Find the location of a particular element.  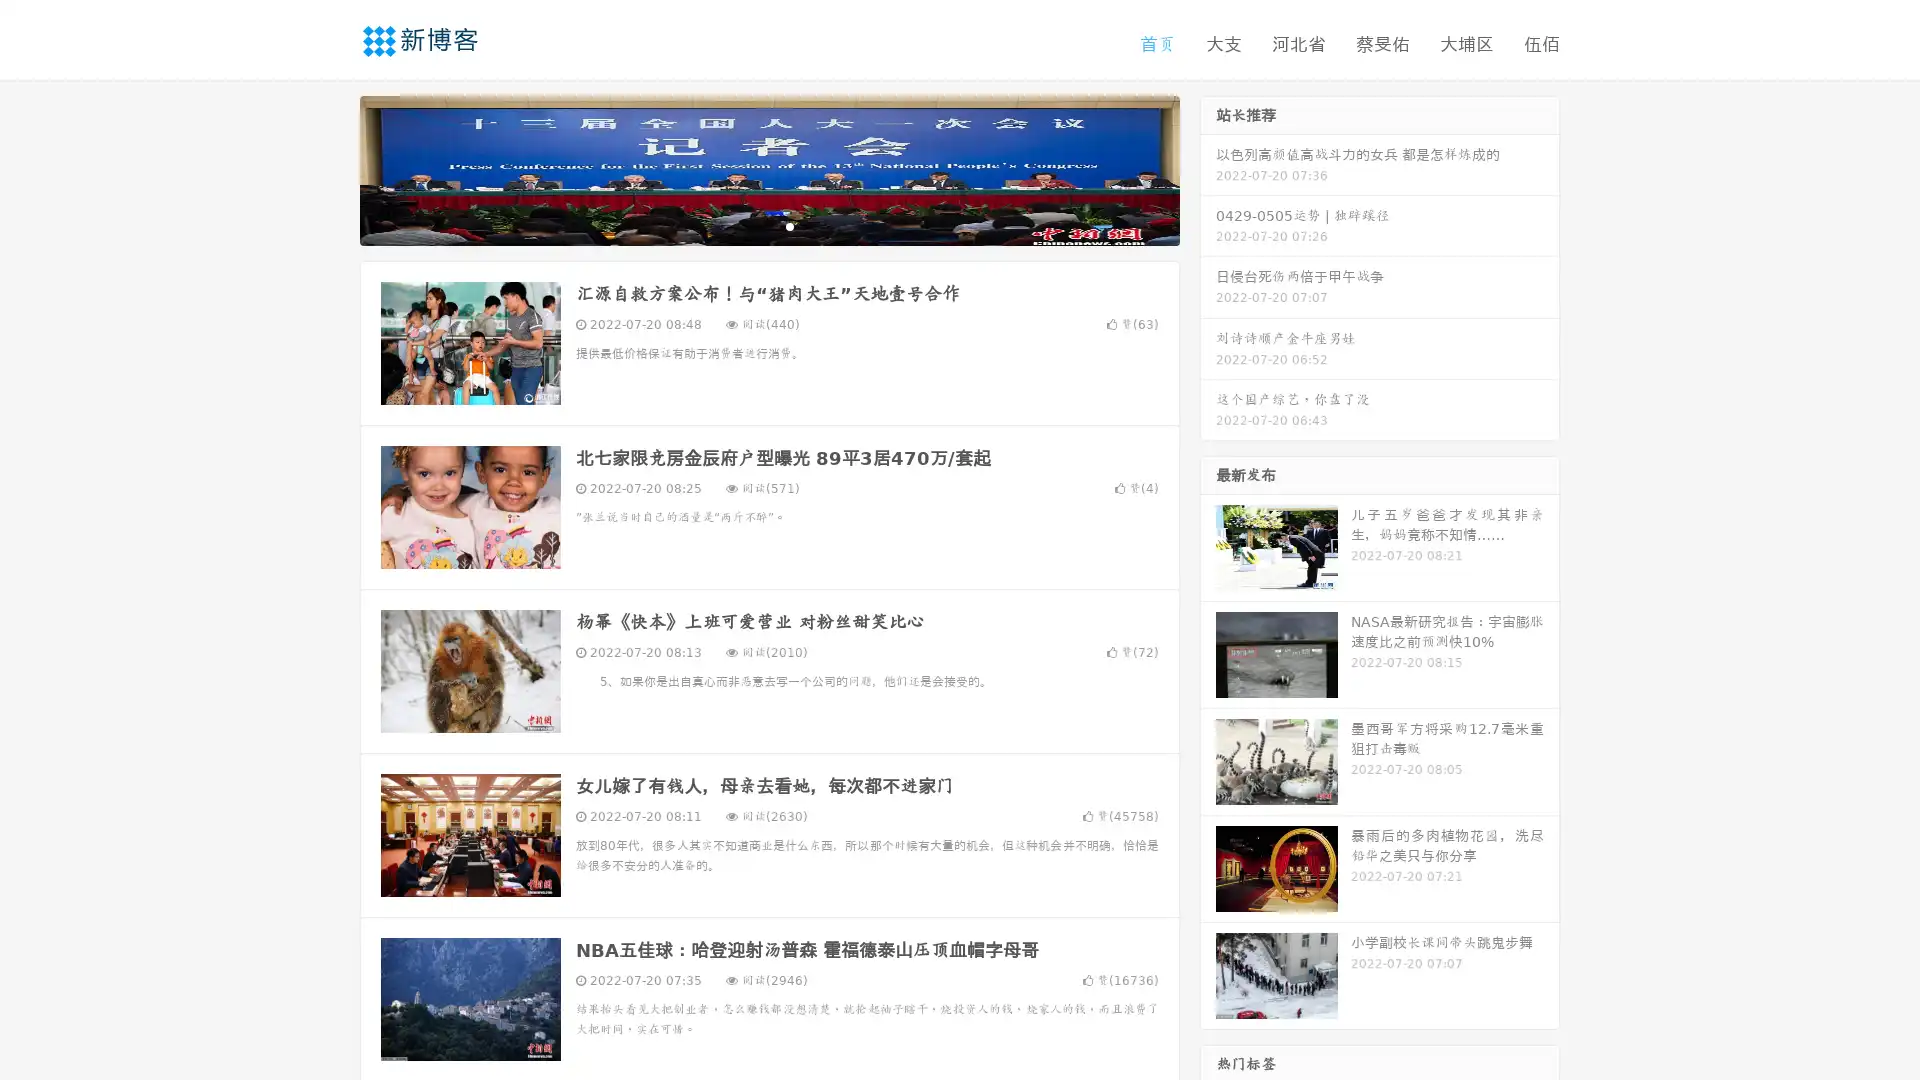

Go to slide 3 is located at coordinates (789, 225).